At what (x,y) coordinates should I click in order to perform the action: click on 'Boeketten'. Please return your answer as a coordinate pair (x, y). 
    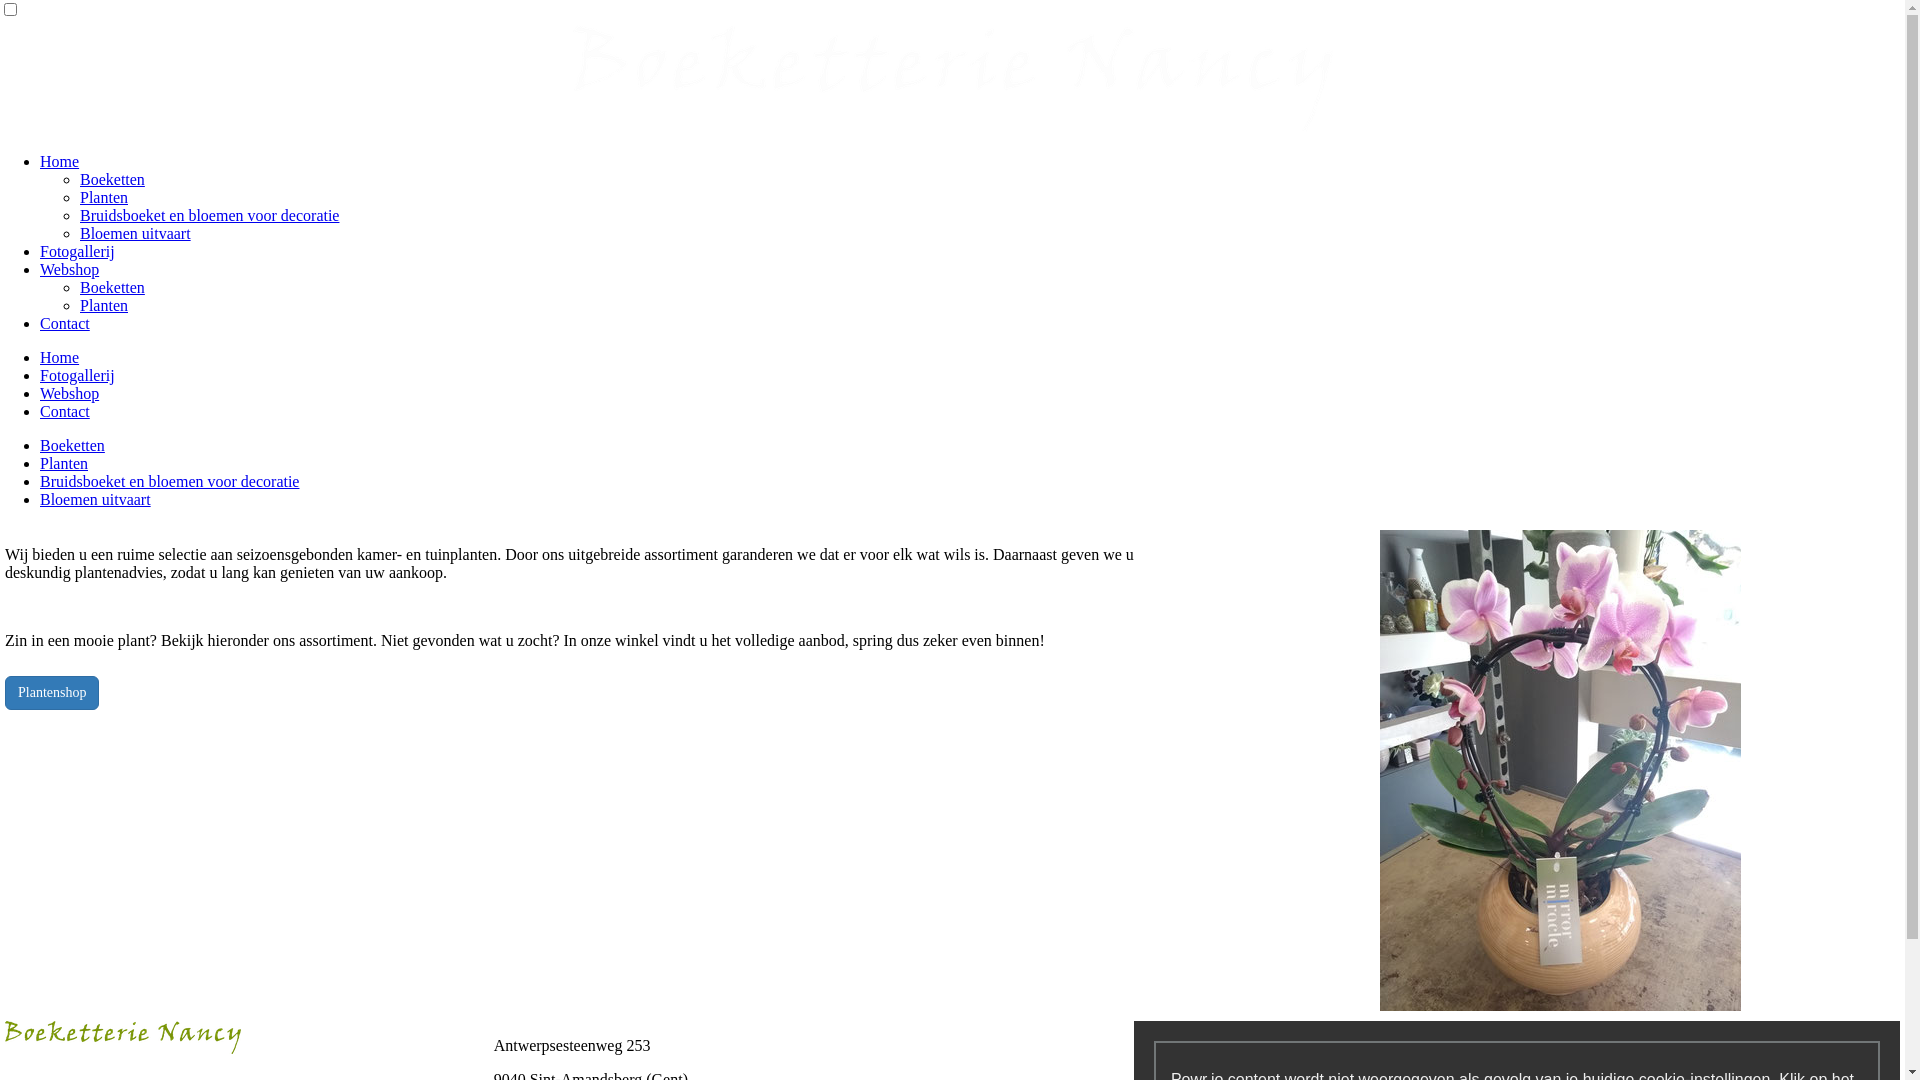
    Looking at the image, I should click on (111, 178).